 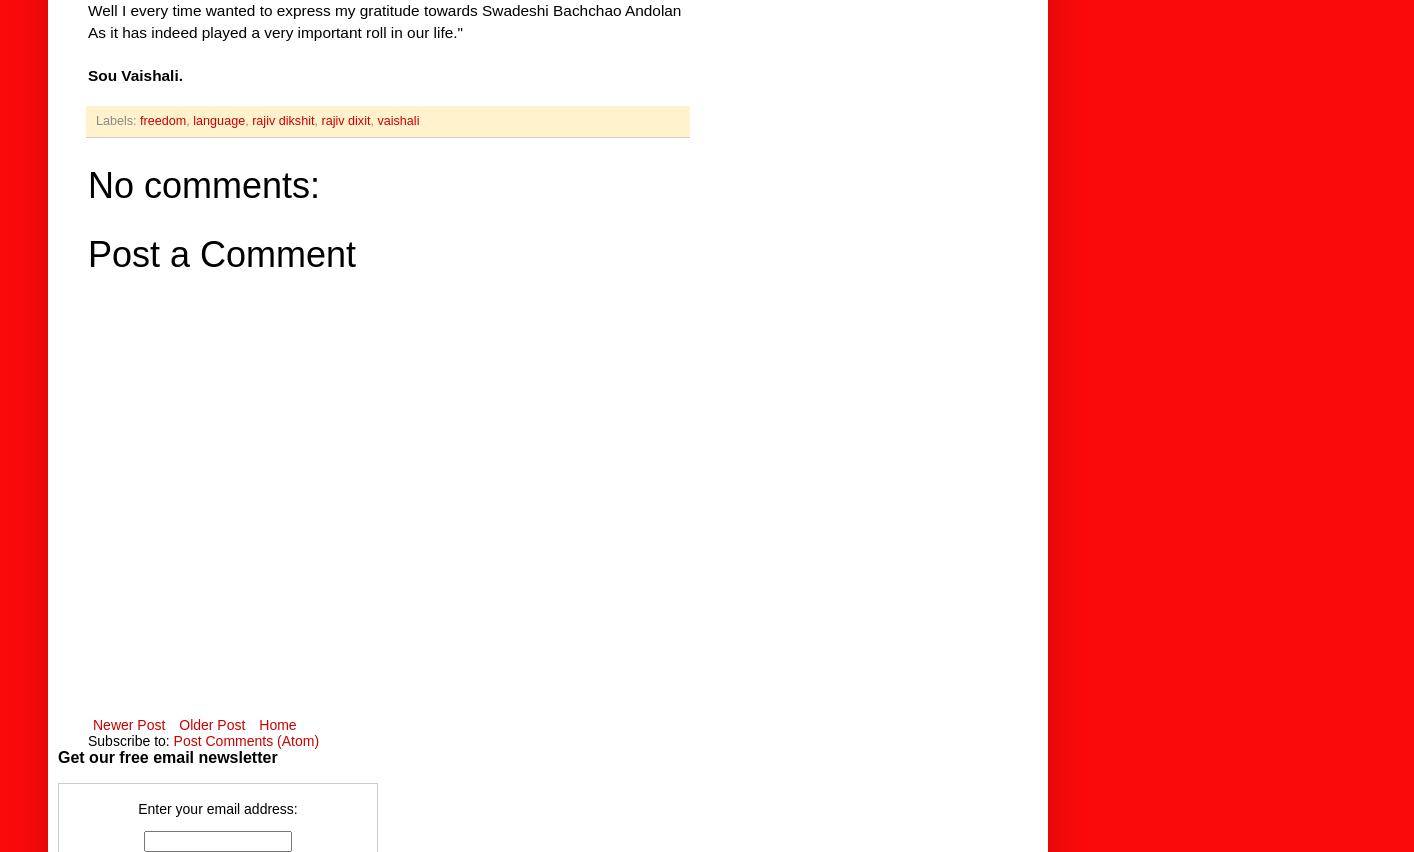 I want to click on 'Post a Comment', so click(x=220, y=253).